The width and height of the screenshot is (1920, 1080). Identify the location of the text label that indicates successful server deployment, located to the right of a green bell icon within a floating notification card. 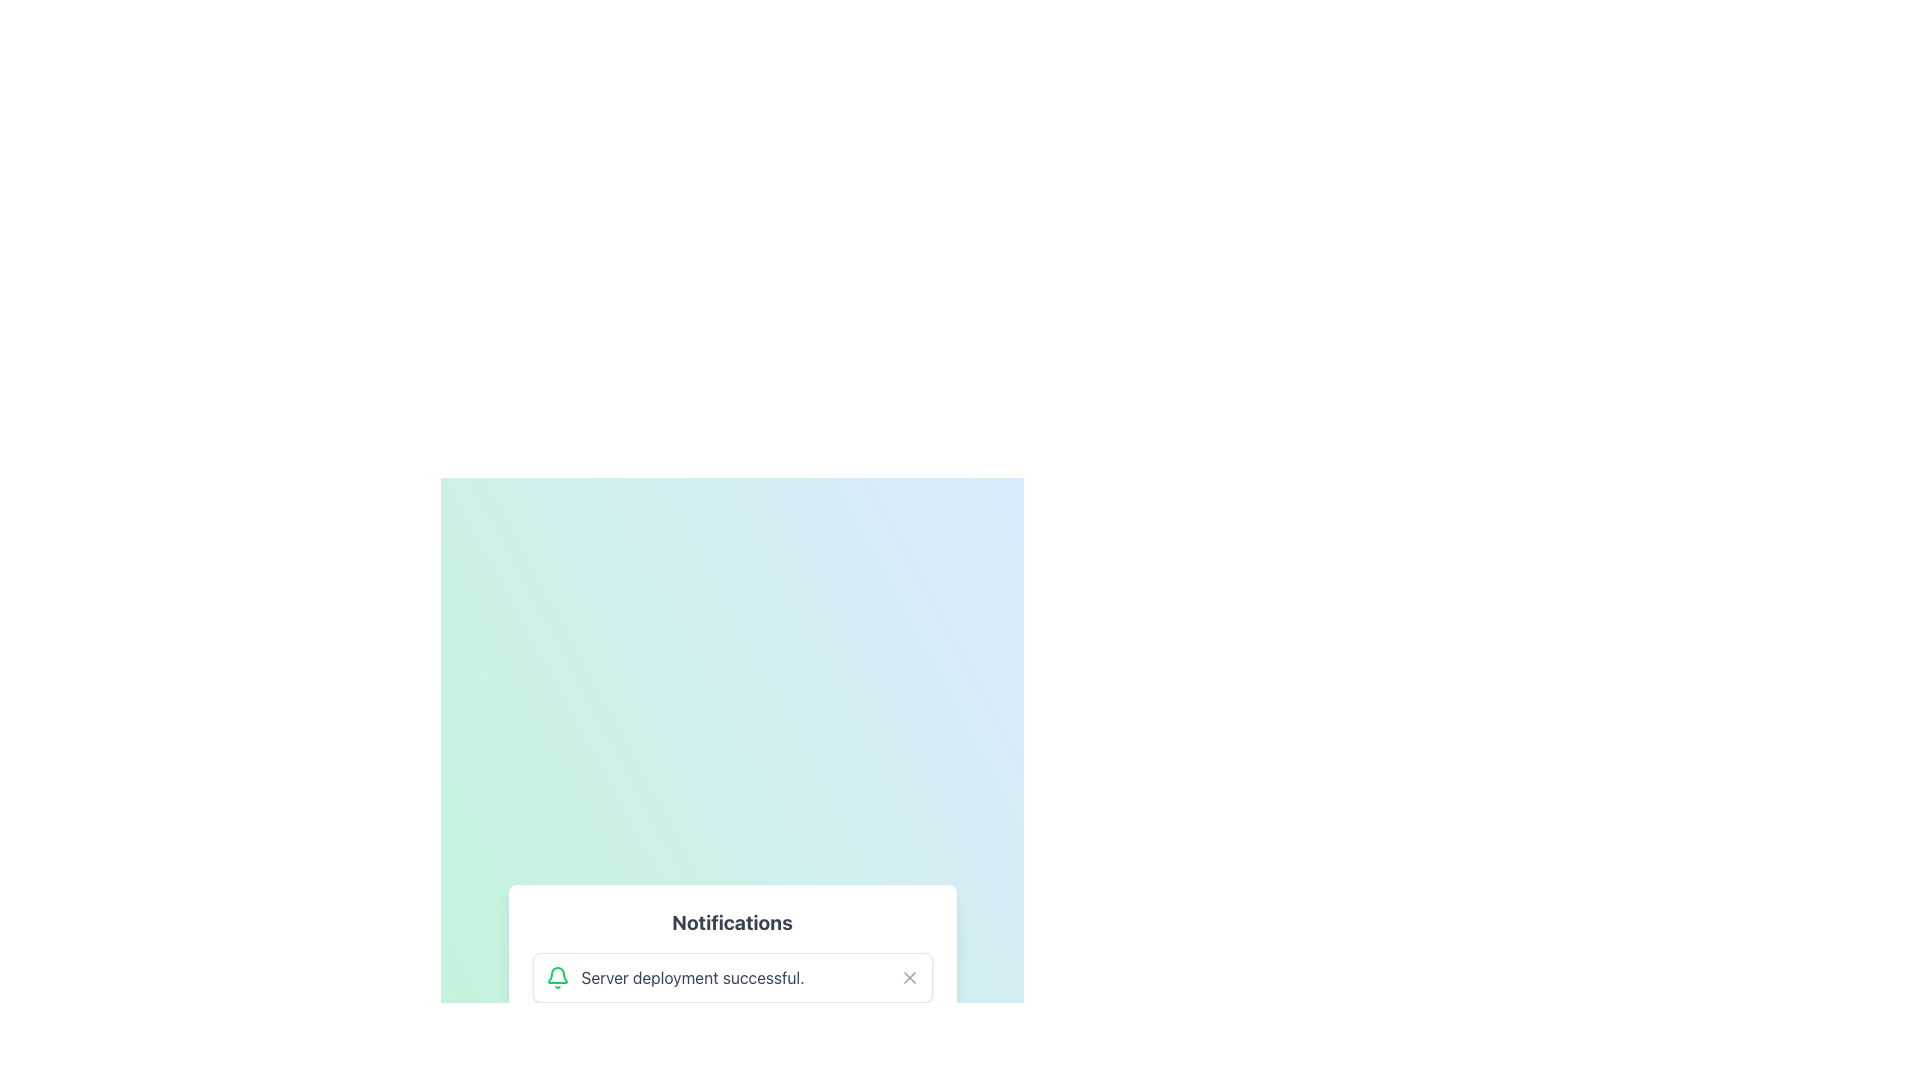
(693, 977).